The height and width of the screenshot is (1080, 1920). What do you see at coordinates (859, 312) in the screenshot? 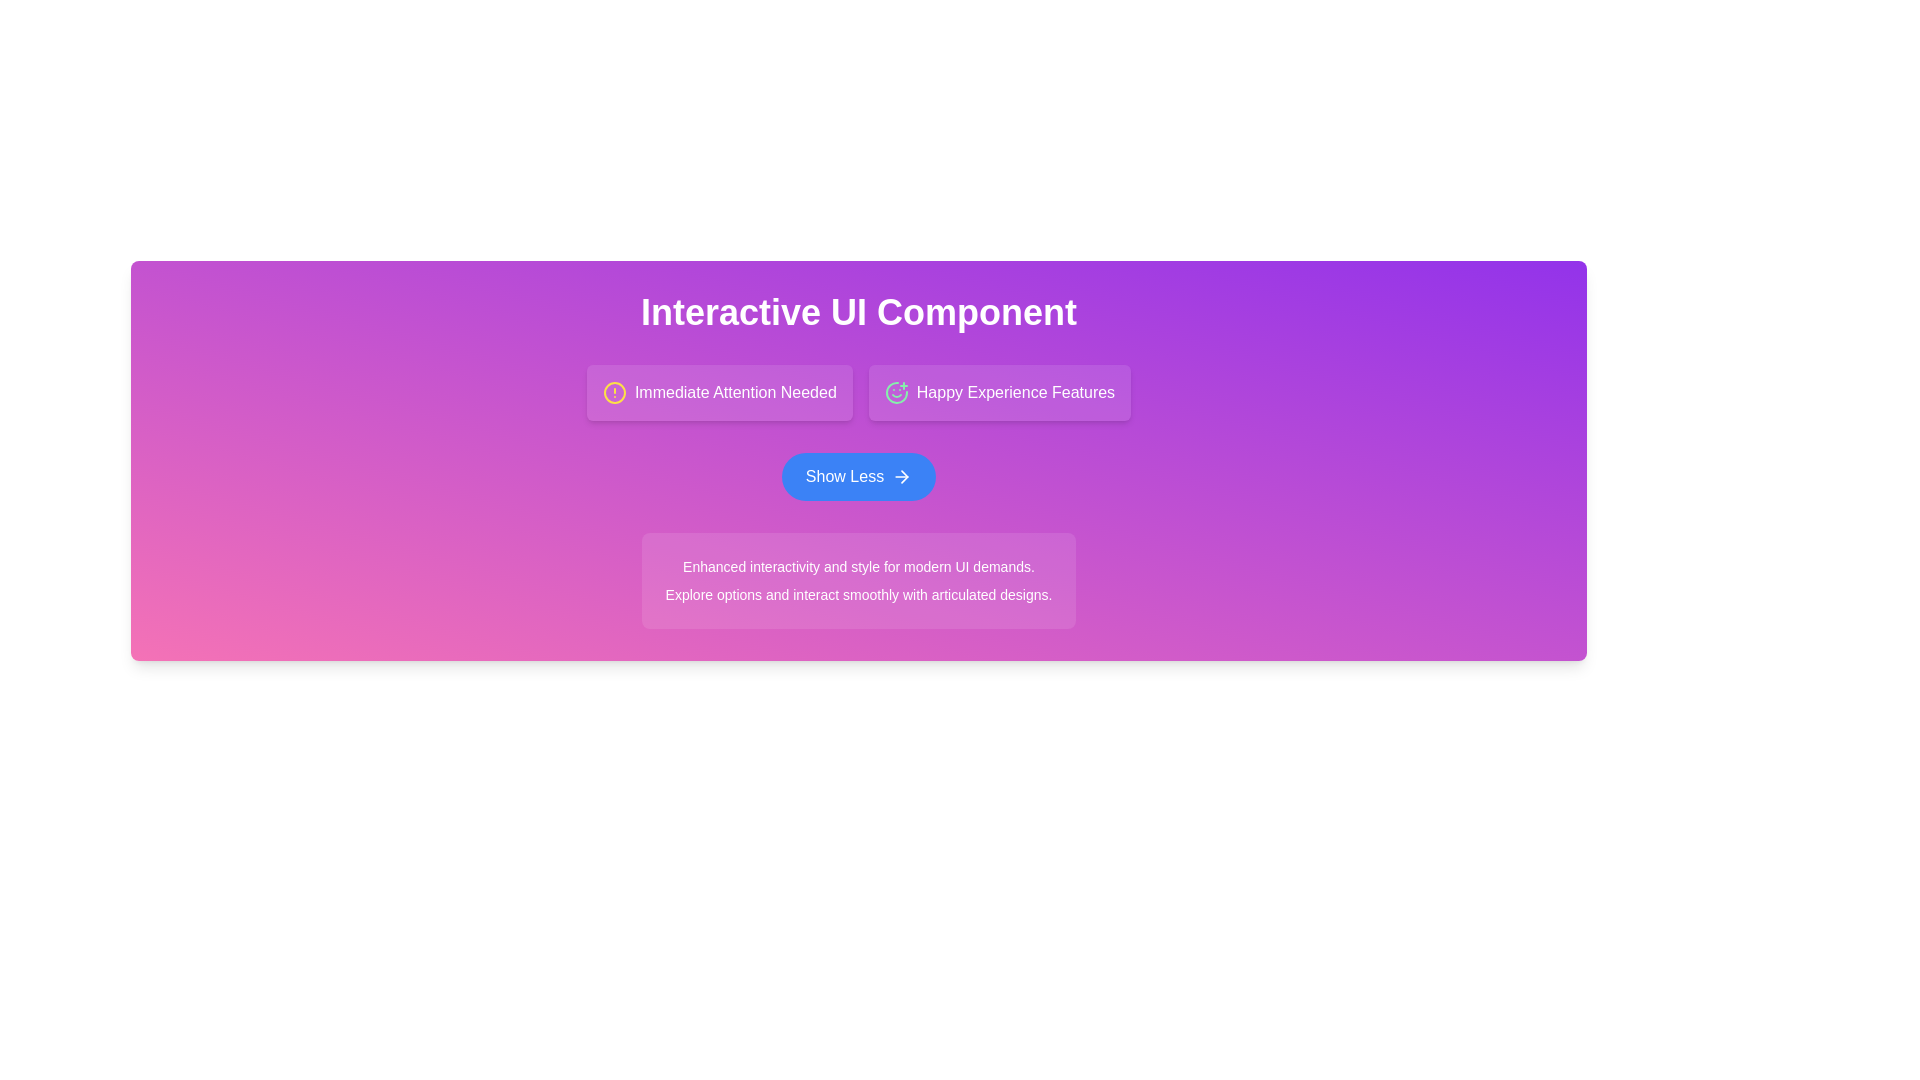
I see `the Title text that displays 'Interactive UI Component', which serves as the heading of the section` at bounding box center [859, 312].